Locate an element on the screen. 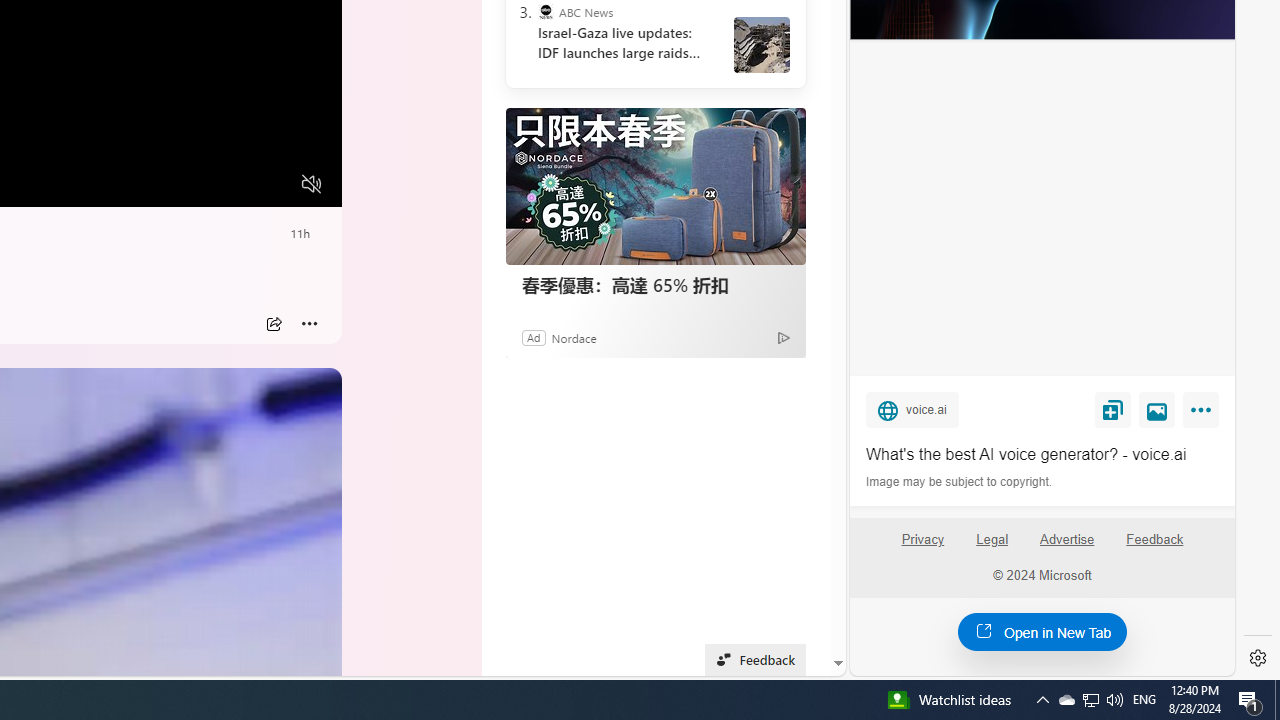 The height and width of the screenshot is (720, 1280). 'Privacy' is located at coordinates (921, 547).